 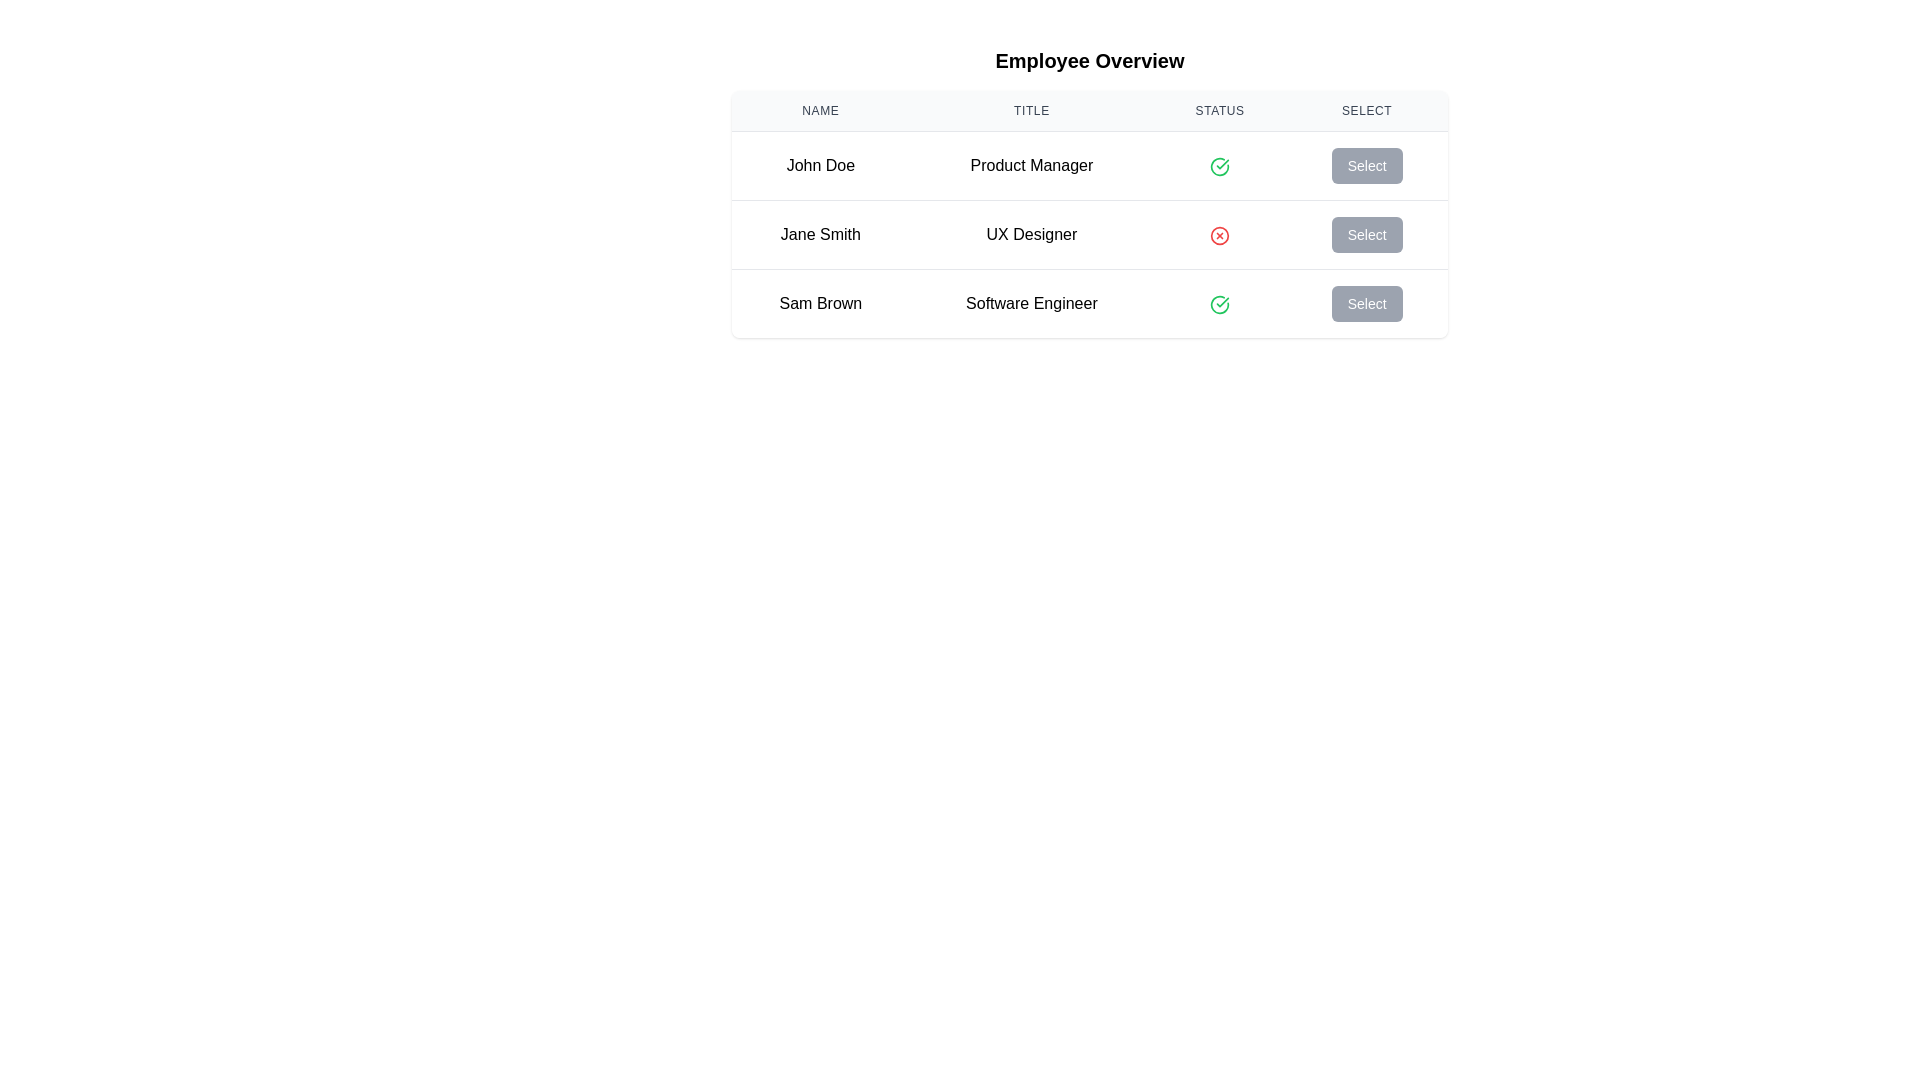 What do you see at coordinates (1219, 303) in the screenshot?
I see `the circular green outlined icon with a checkmark indicating a positive status, located in the 'STATUS' column corresponding to the 'Sam Brown' row` at bounding box center [1219, 303].